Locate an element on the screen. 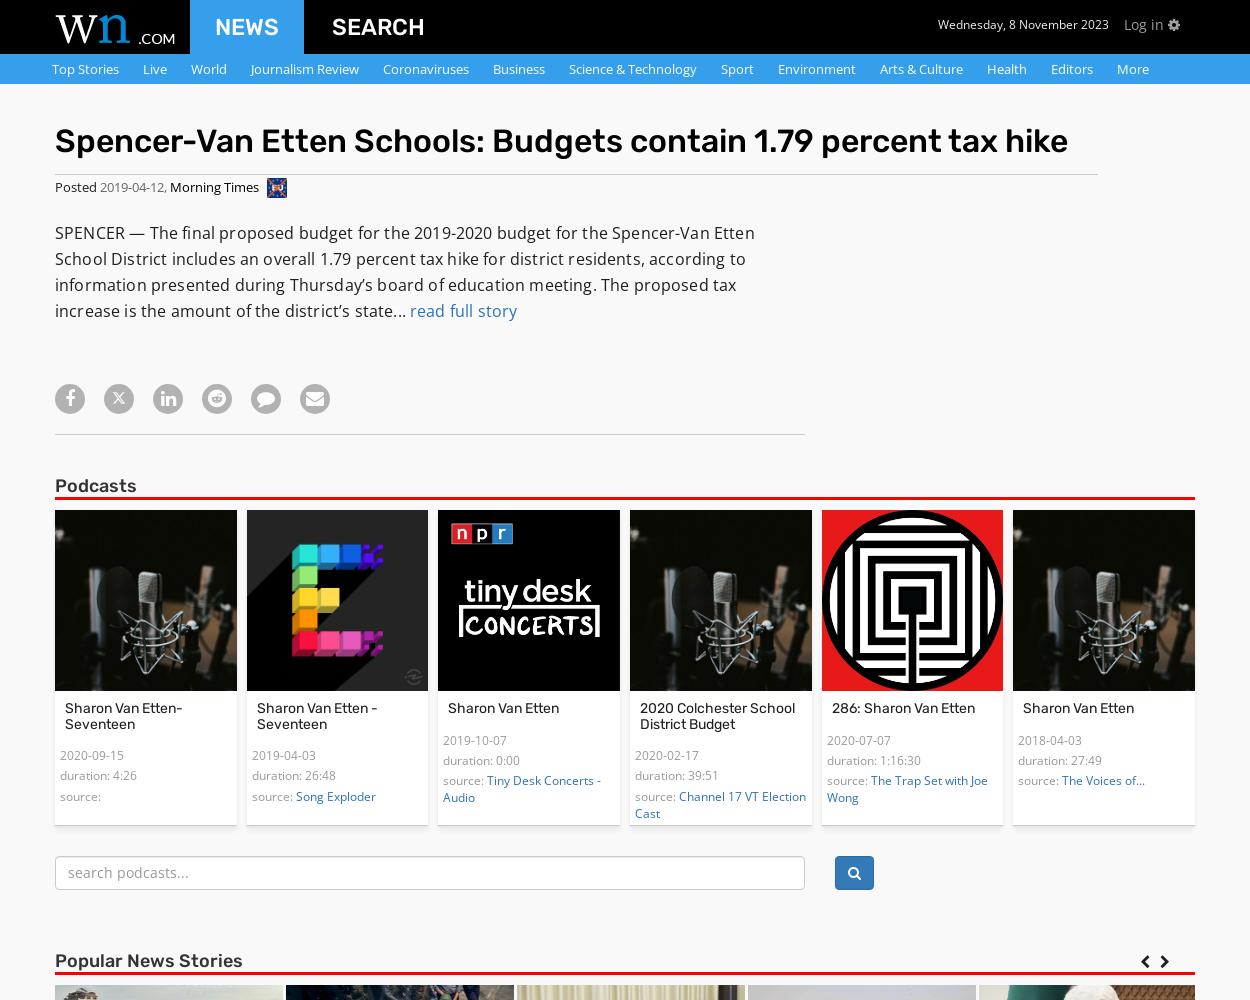 Image resolution: width=1250 pixels, height=1000 pixels. 'duration: 1:16:30' is located at coordinates (872, 760).